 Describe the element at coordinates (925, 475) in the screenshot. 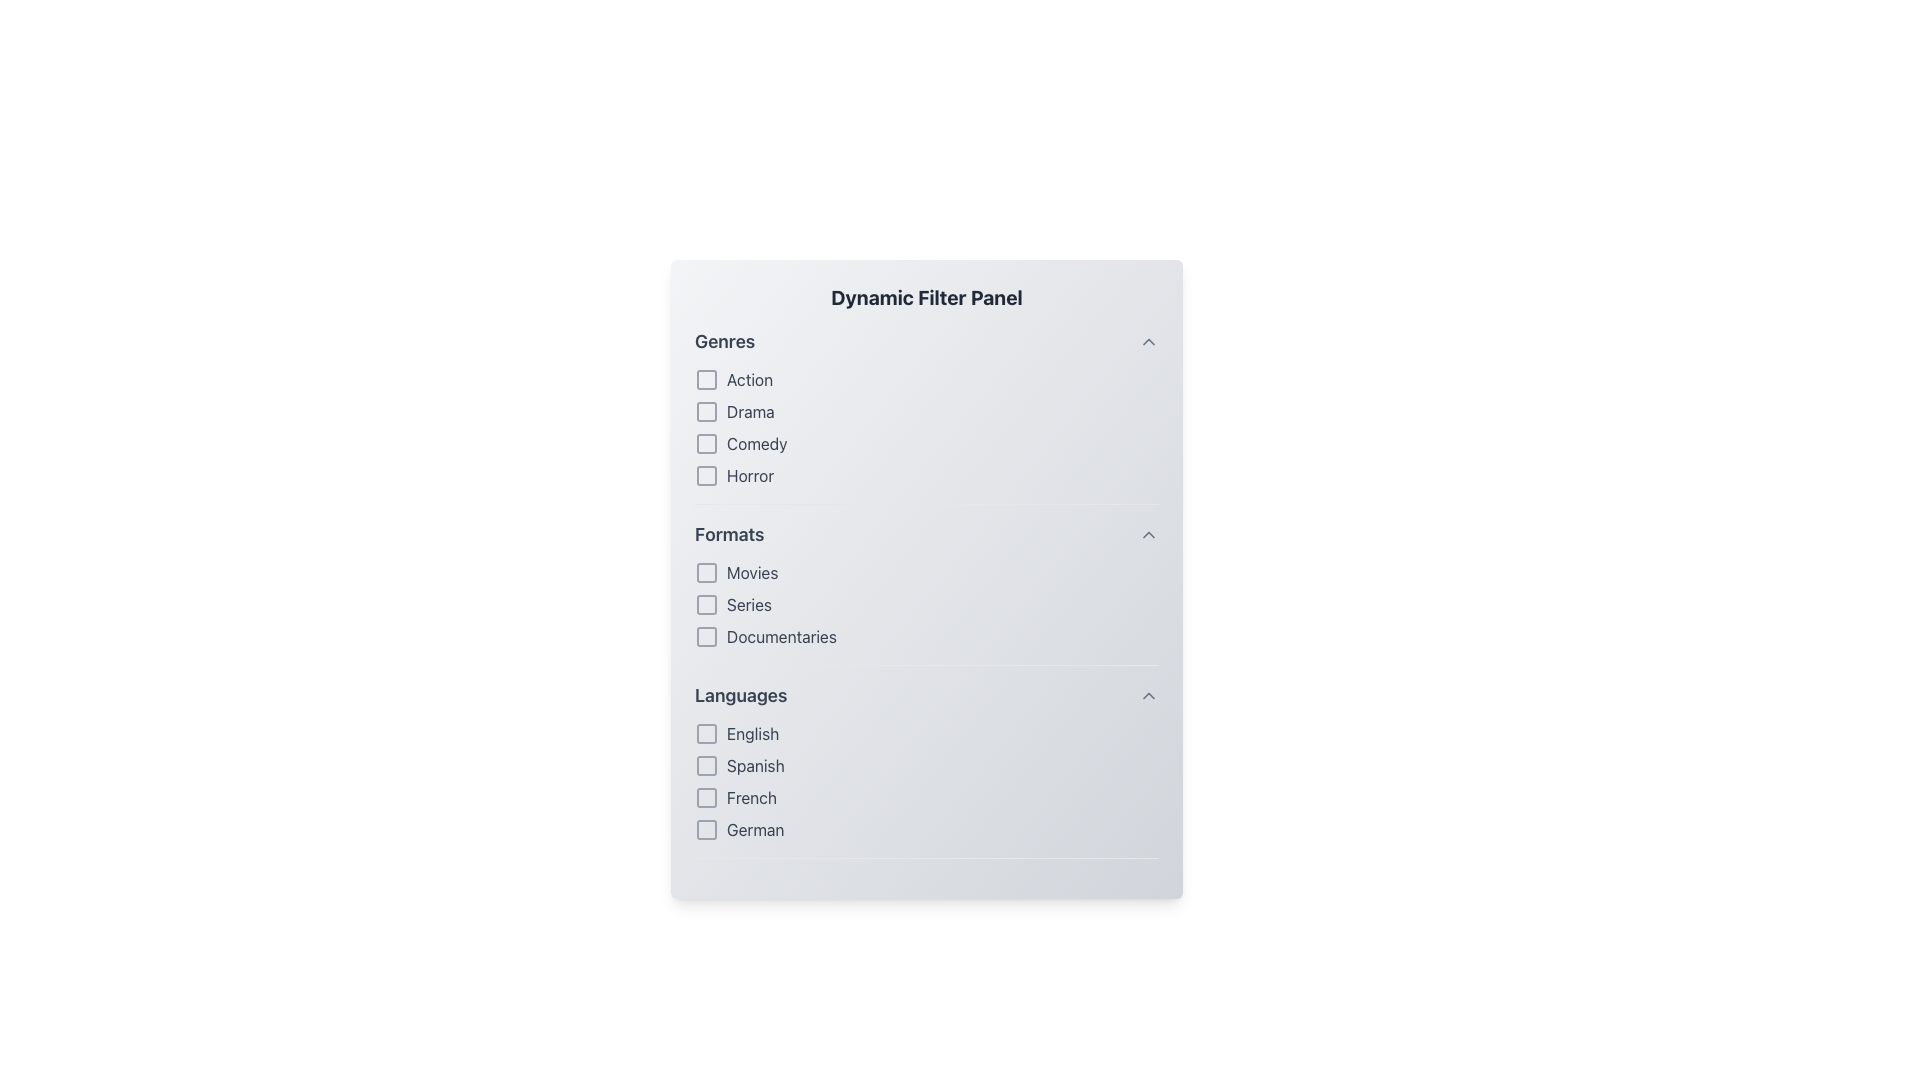

I see `the checkbox labeled 'Horror' in the Genres section of the filter panel` at that location.